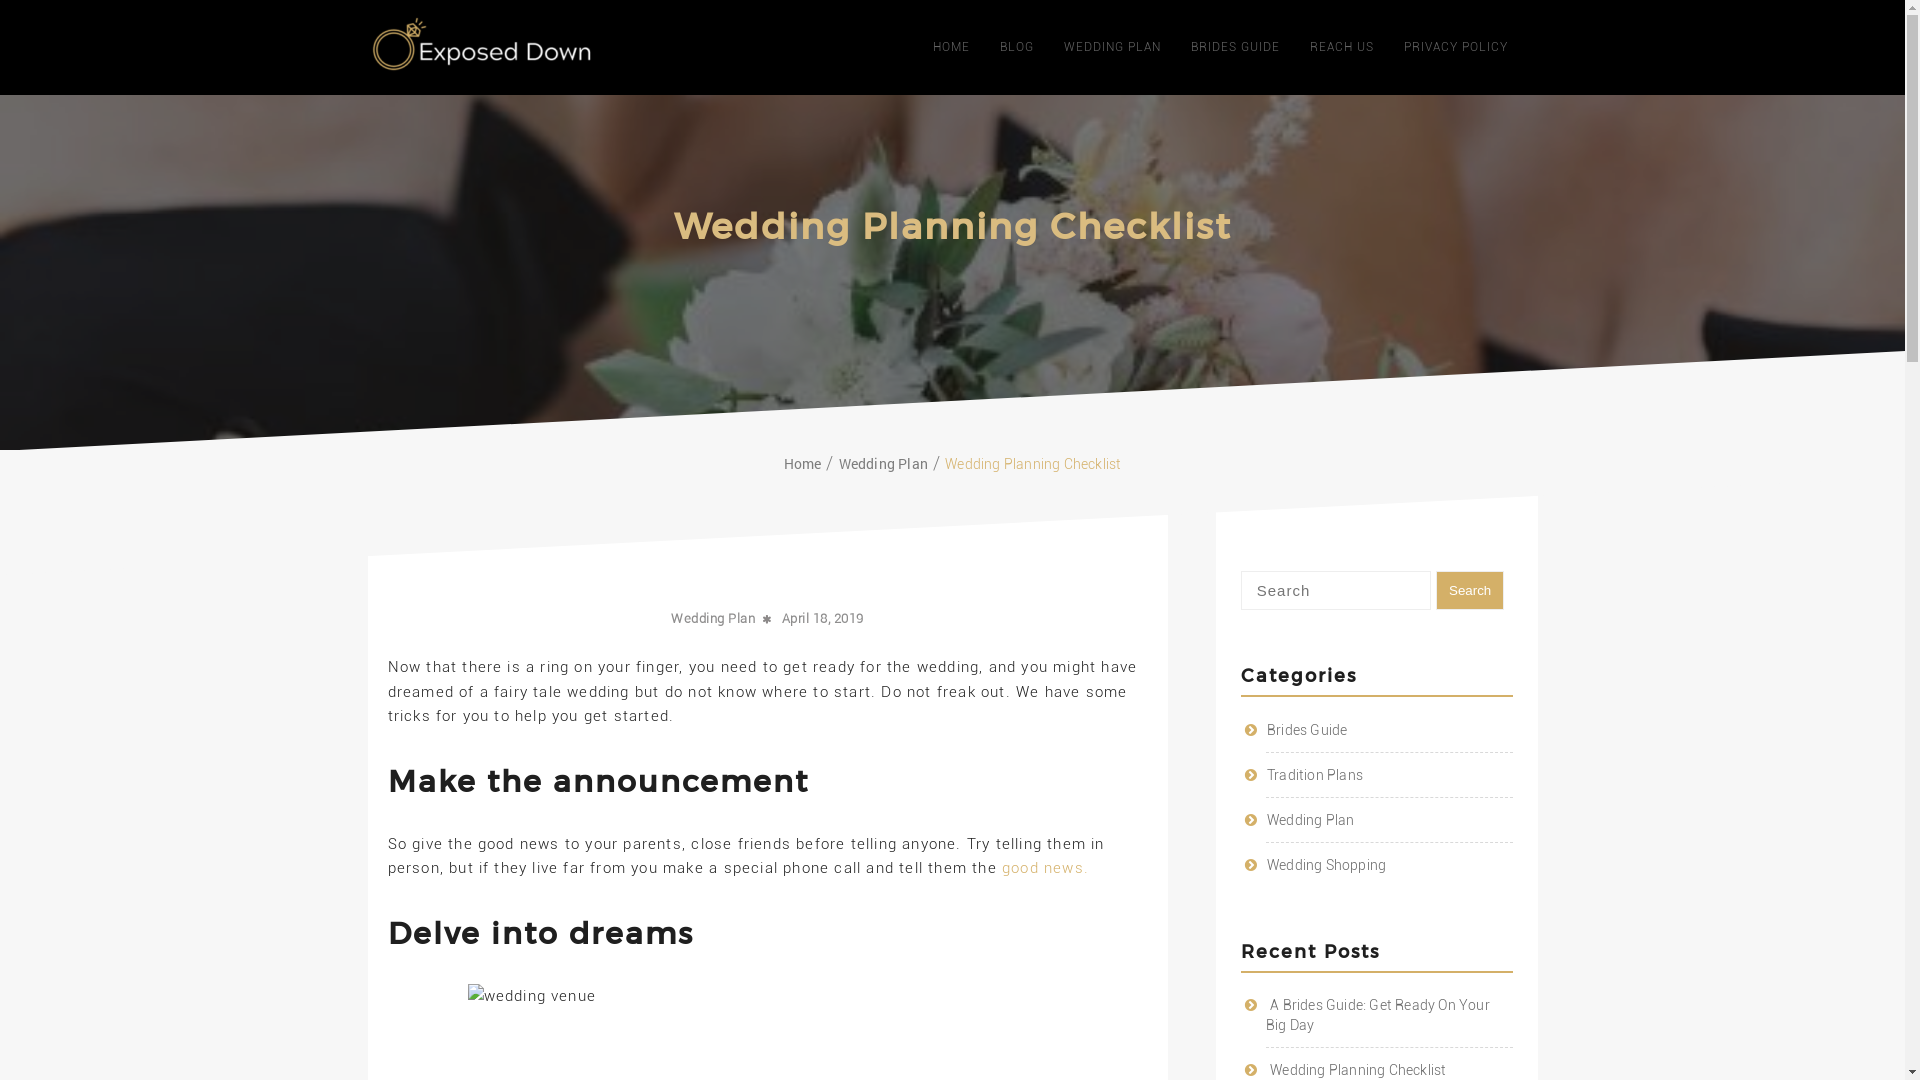 This screenshot has height=1080, width=1920. Describe the element at coordinates (1111, 45) in the screenshot. I see `'WEDDING PLAN'` at that location.